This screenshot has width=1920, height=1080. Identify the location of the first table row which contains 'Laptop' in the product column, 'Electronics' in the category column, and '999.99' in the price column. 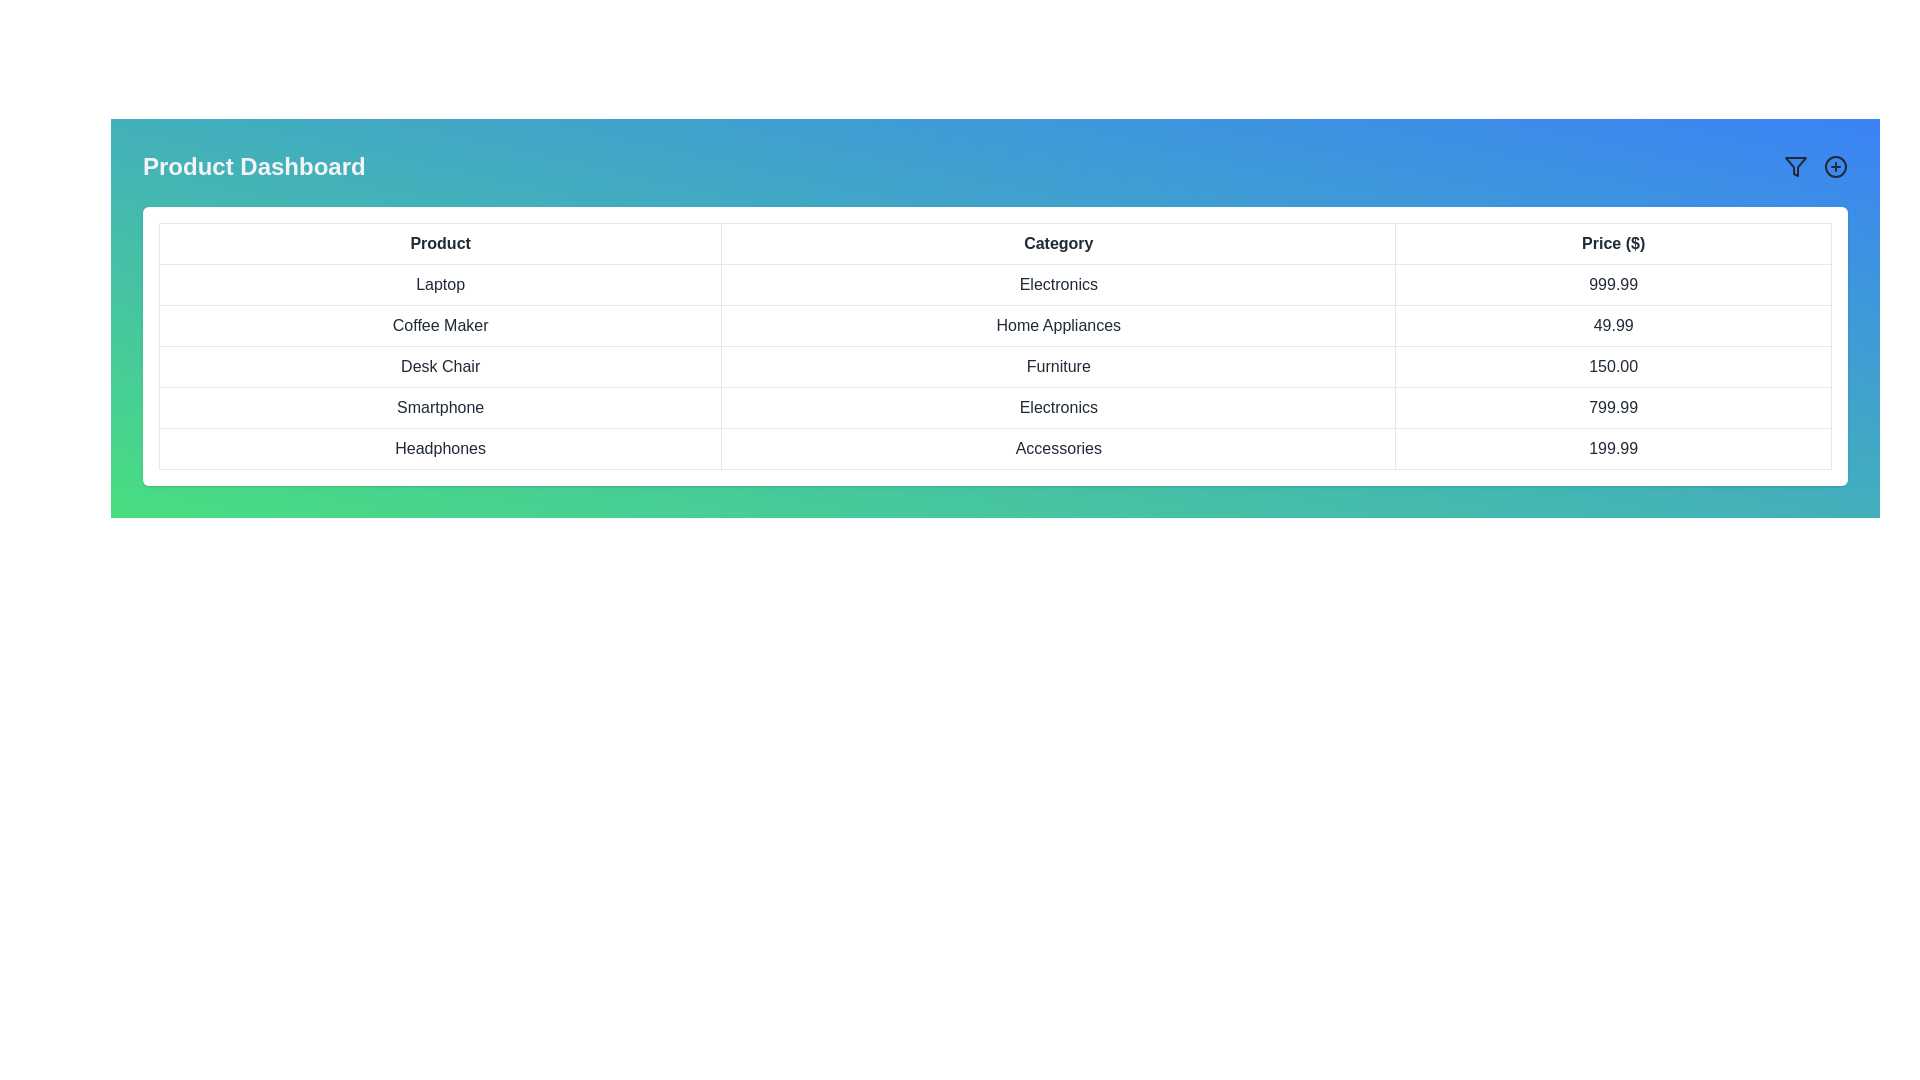
(995, 285).